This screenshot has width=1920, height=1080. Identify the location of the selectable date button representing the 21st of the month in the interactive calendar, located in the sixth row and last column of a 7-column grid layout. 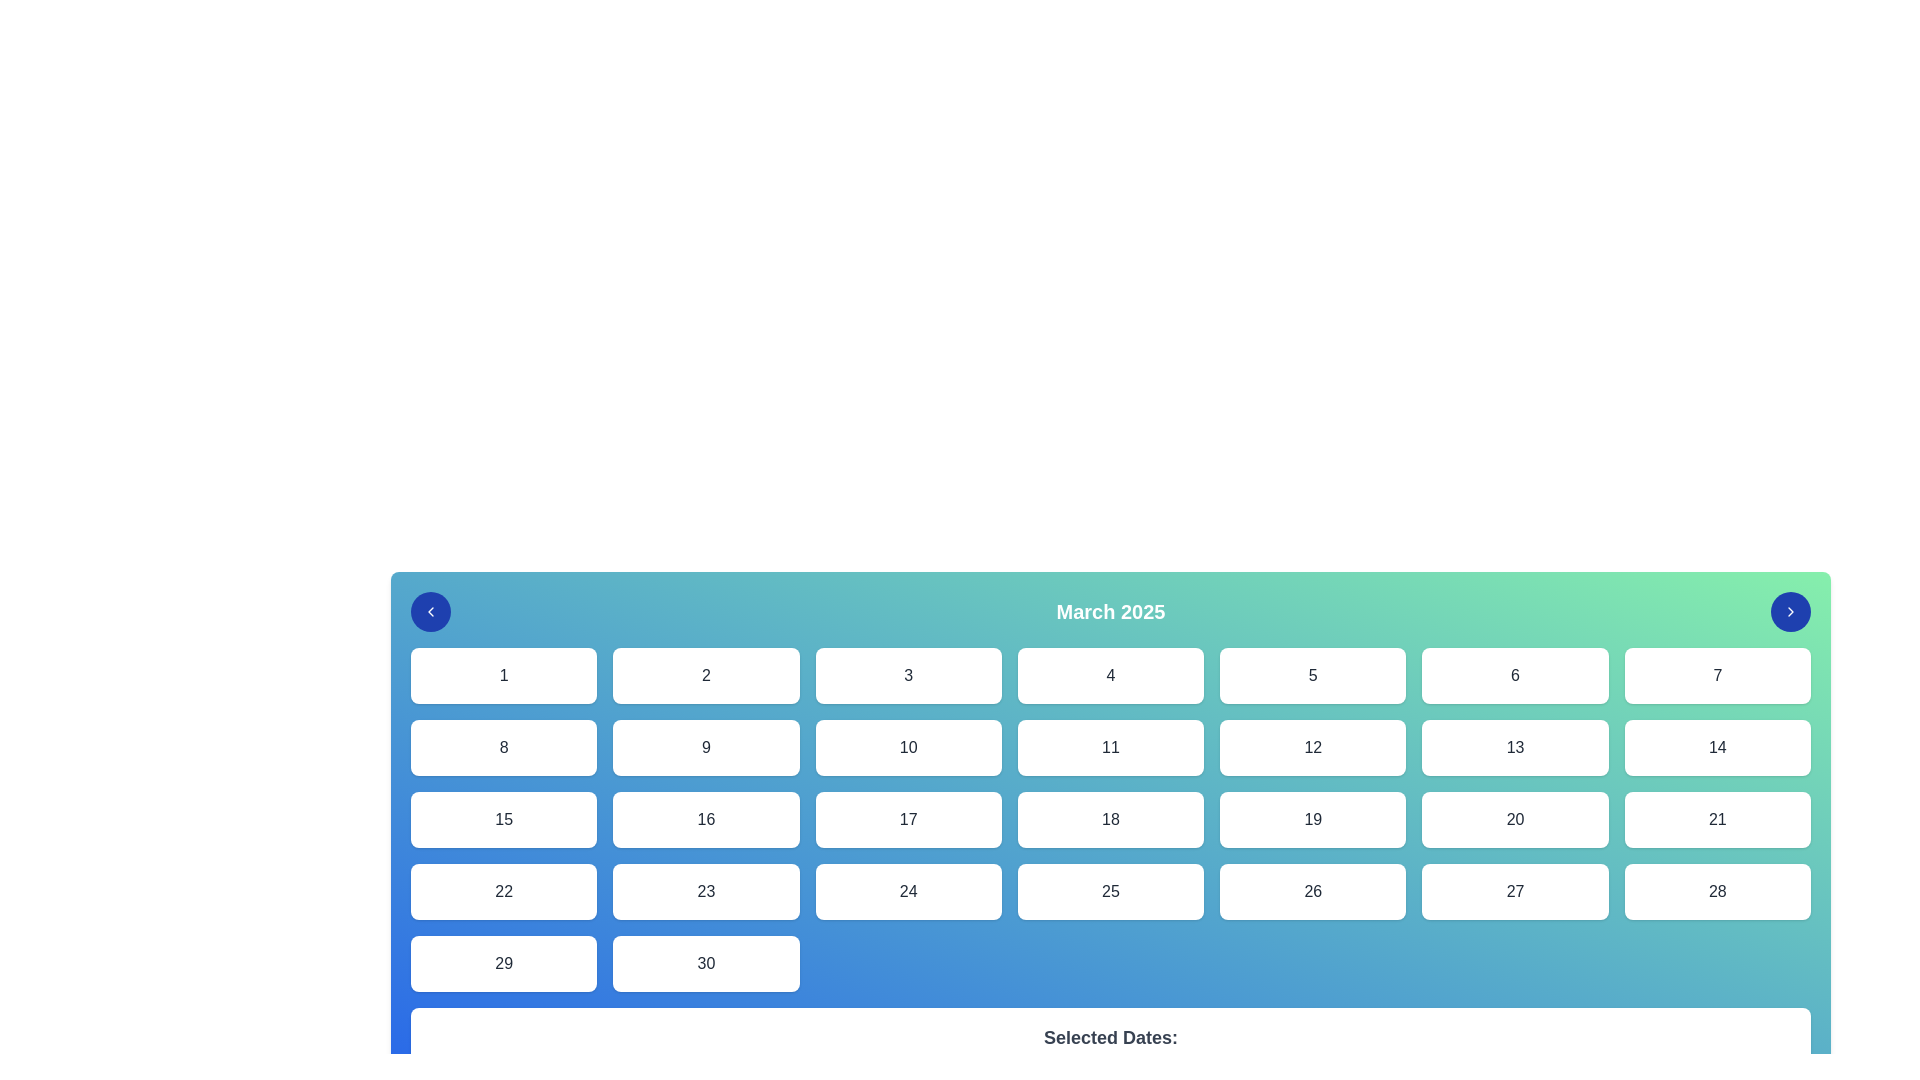
(1716, 820).